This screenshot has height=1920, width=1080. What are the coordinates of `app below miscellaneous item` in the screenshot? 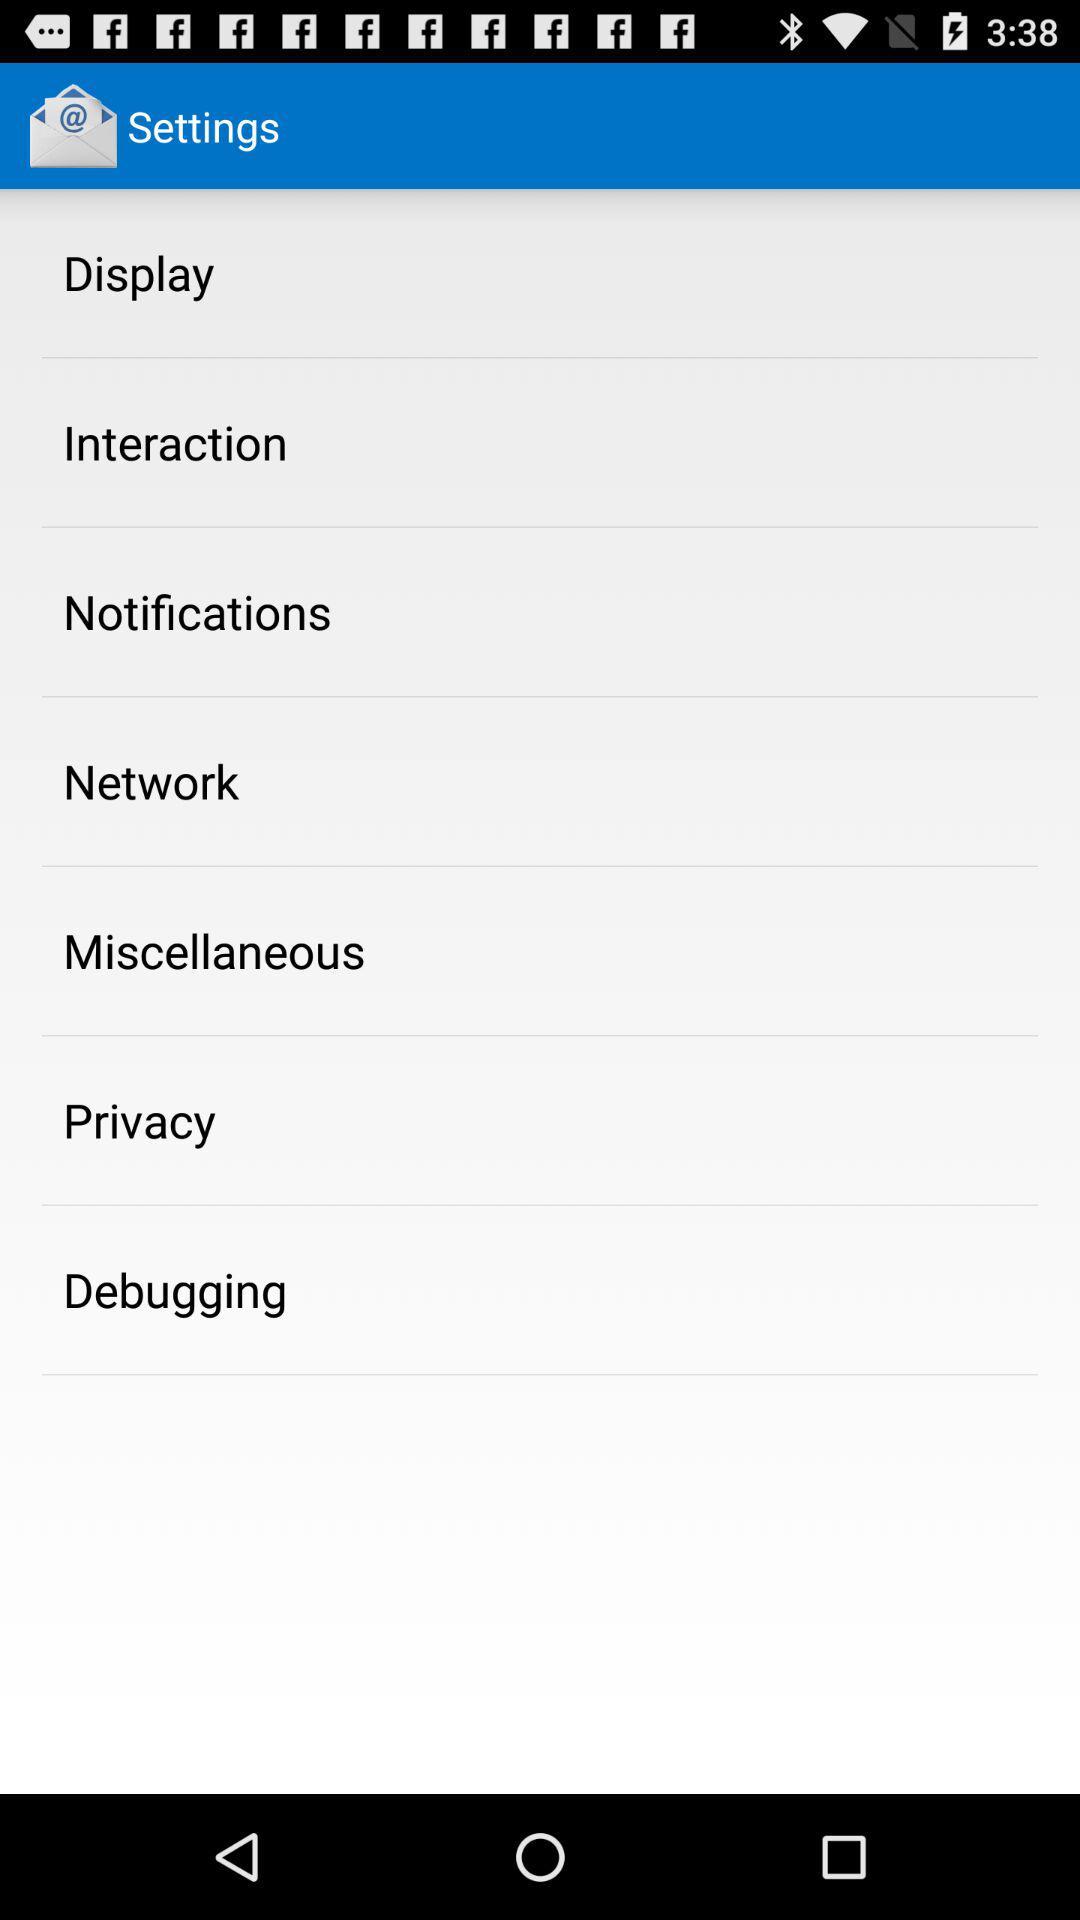 It's located at (138, 1120).